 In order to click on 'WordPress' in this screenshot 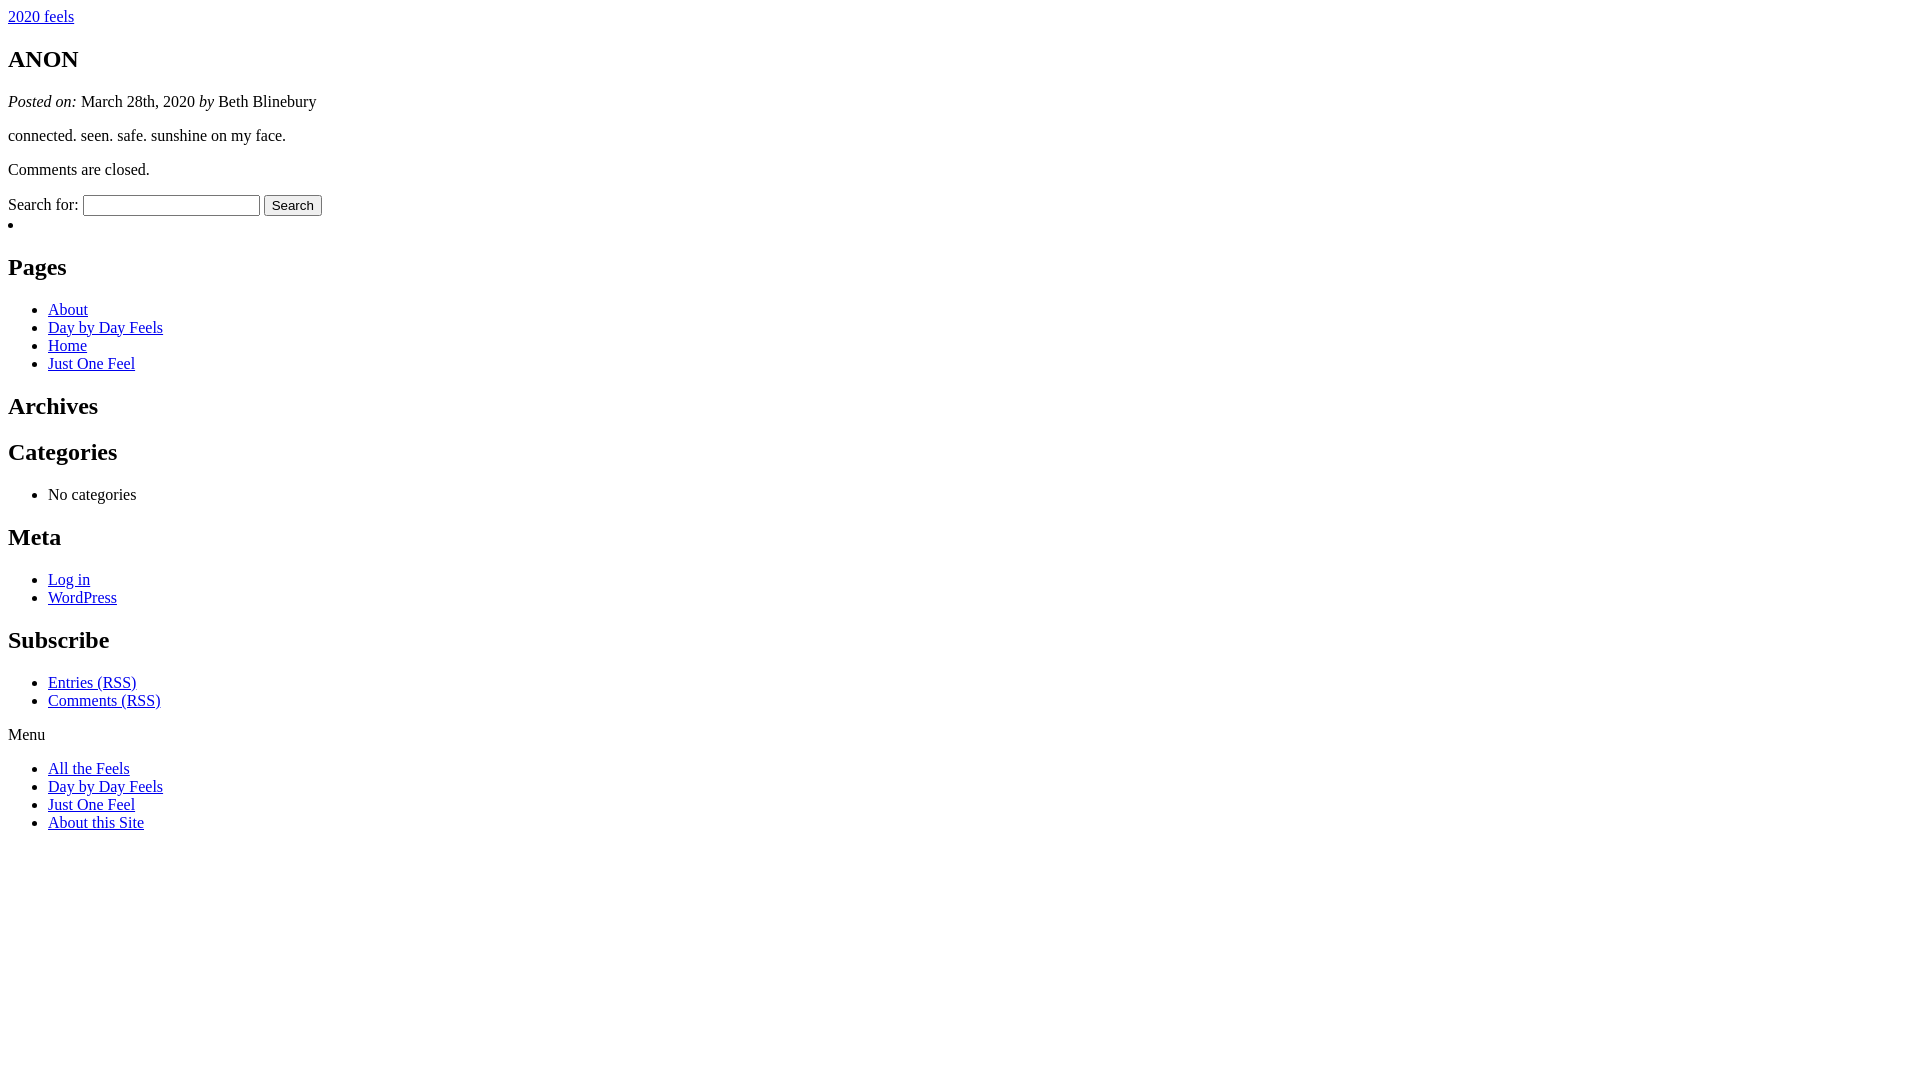, I will do `click(81, 596)`.